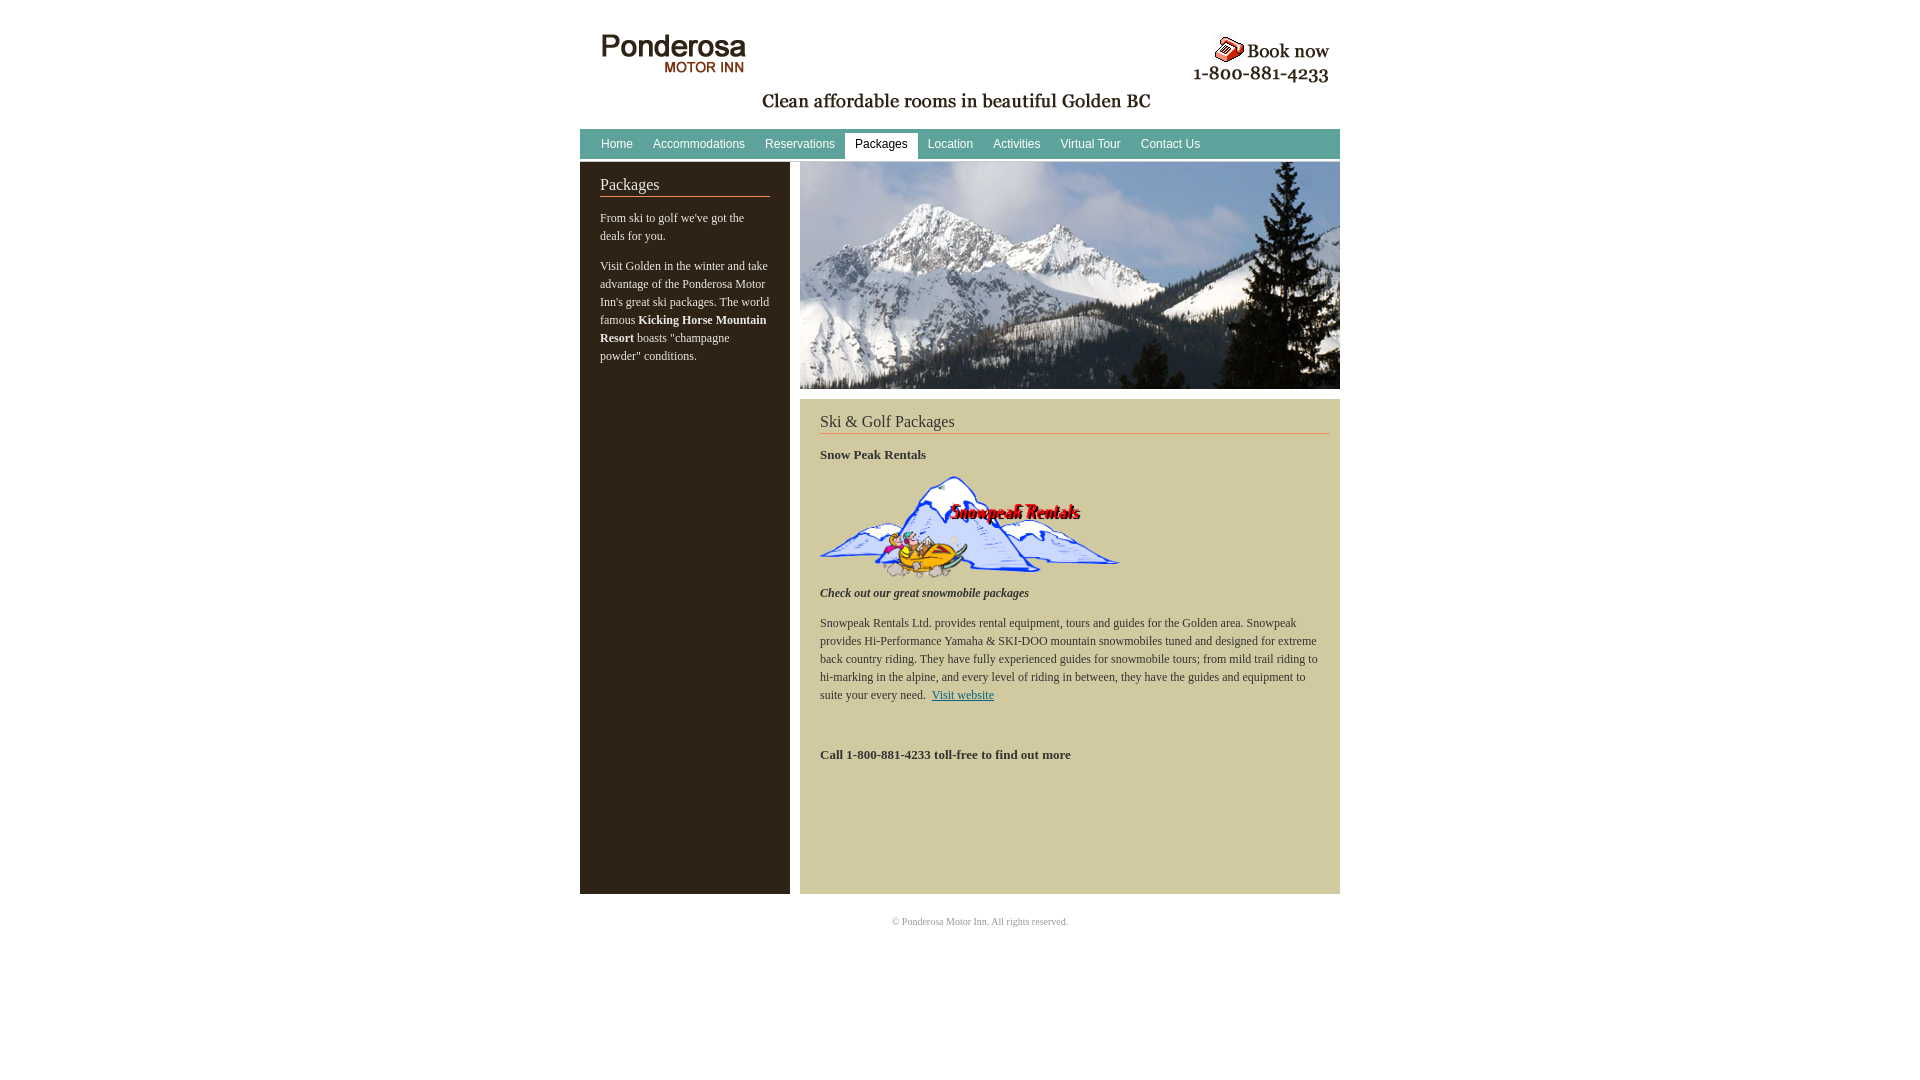 This screenshot has width=1920, height=1080. I want to click on 'Accommodations', so click(643, 145).